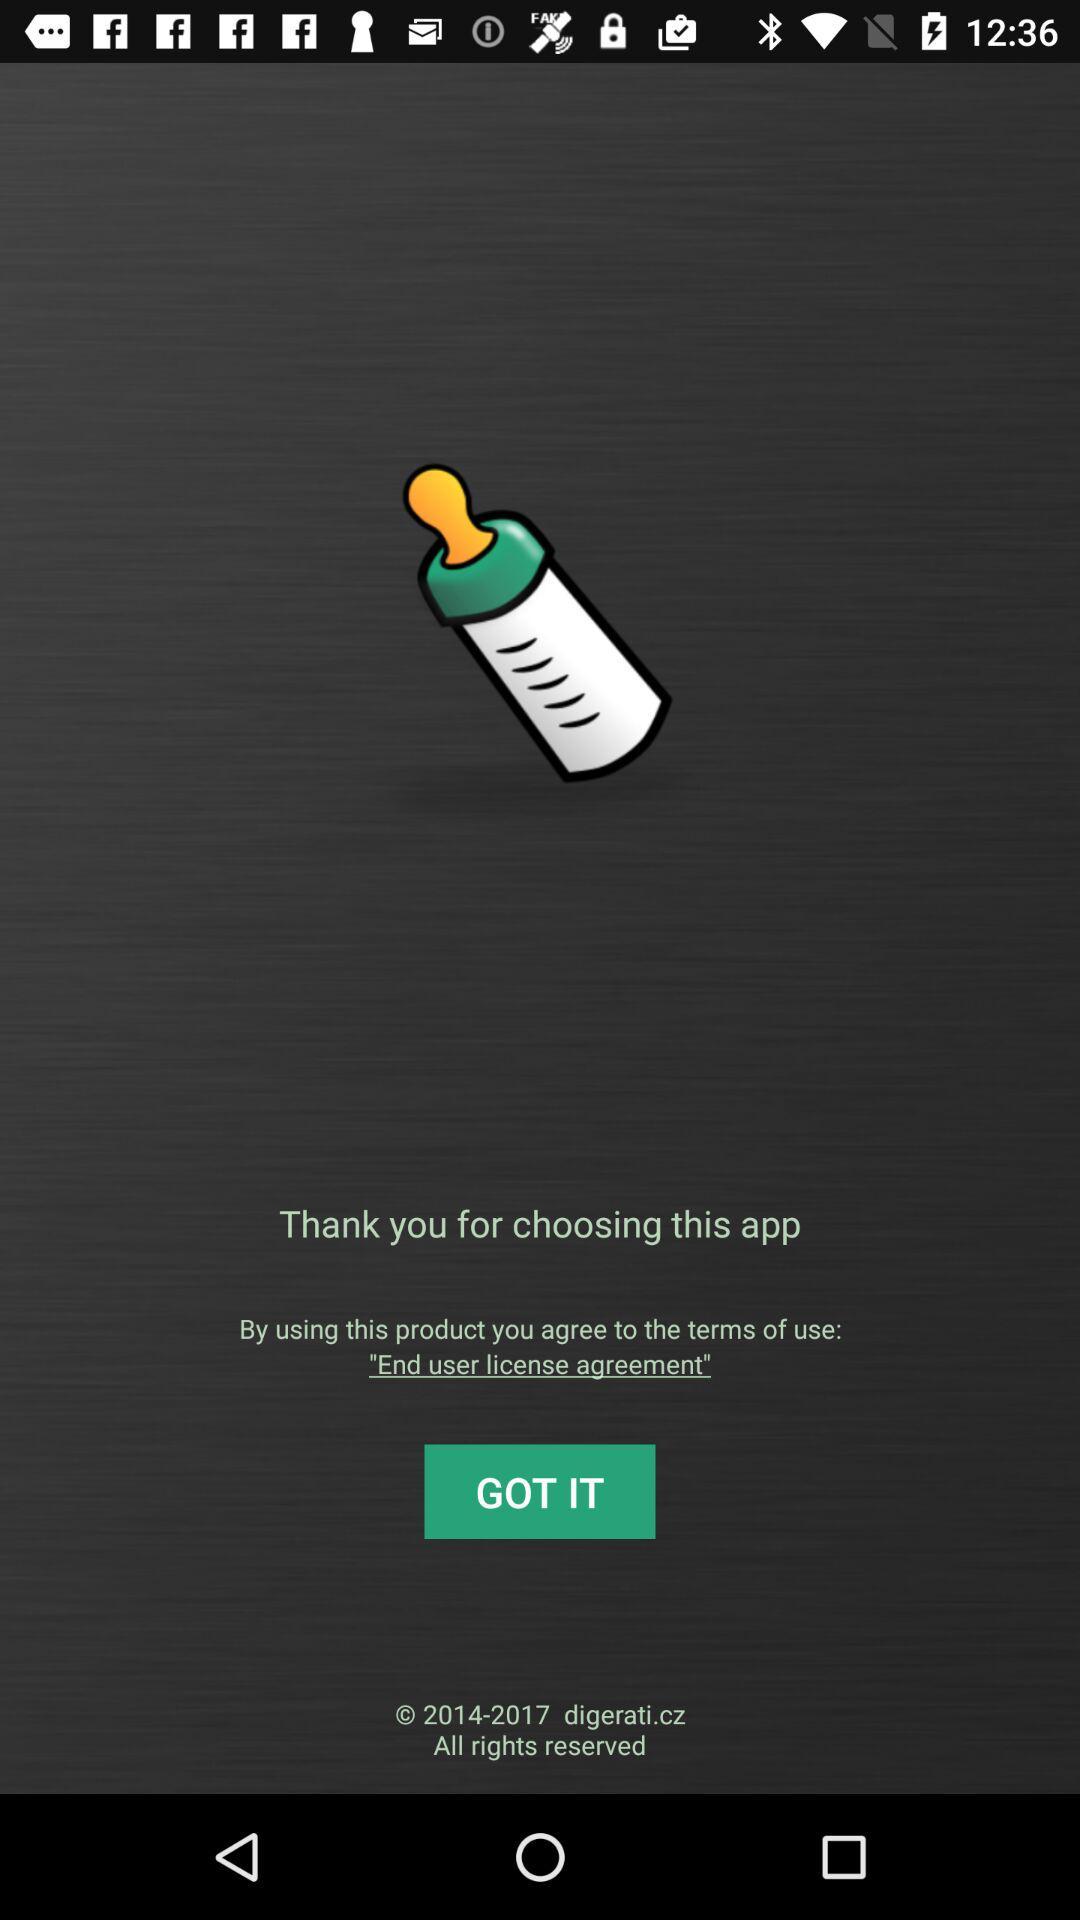  I want to click on the 2014 2017 digerati, so click(540, 1728).